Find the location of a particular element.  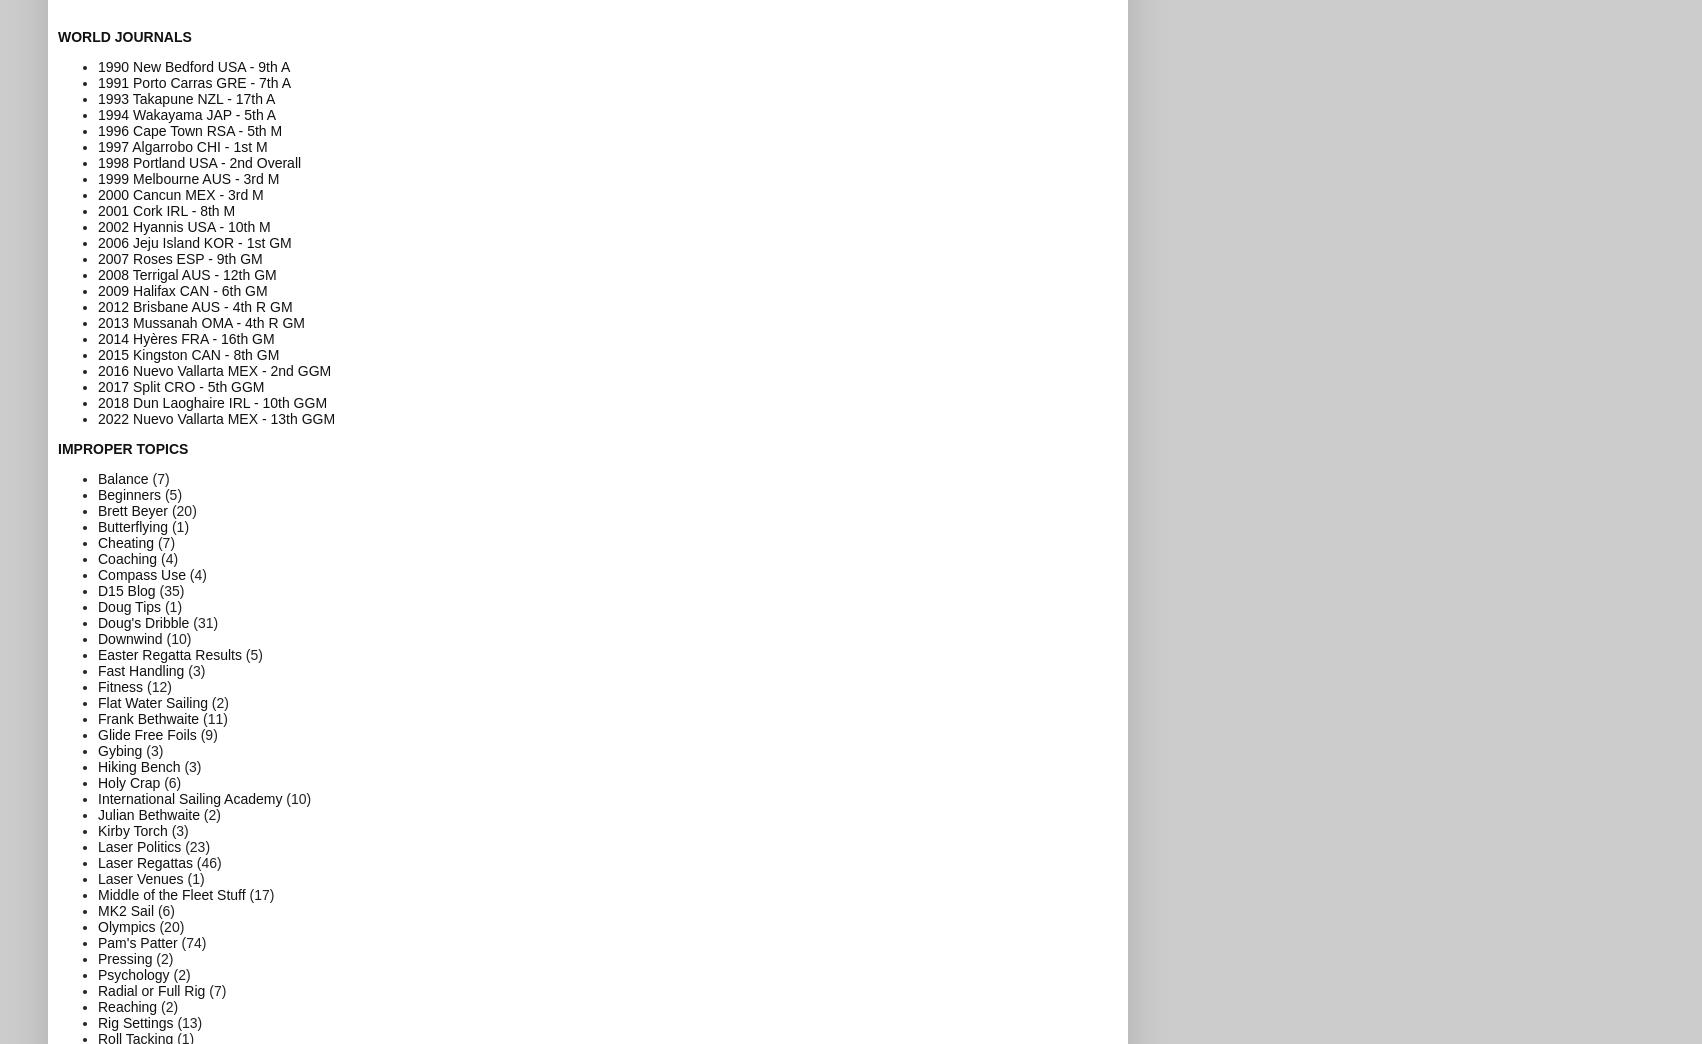

'2001 Cork IRL - 8th M' is located at coordinates (98, 209).